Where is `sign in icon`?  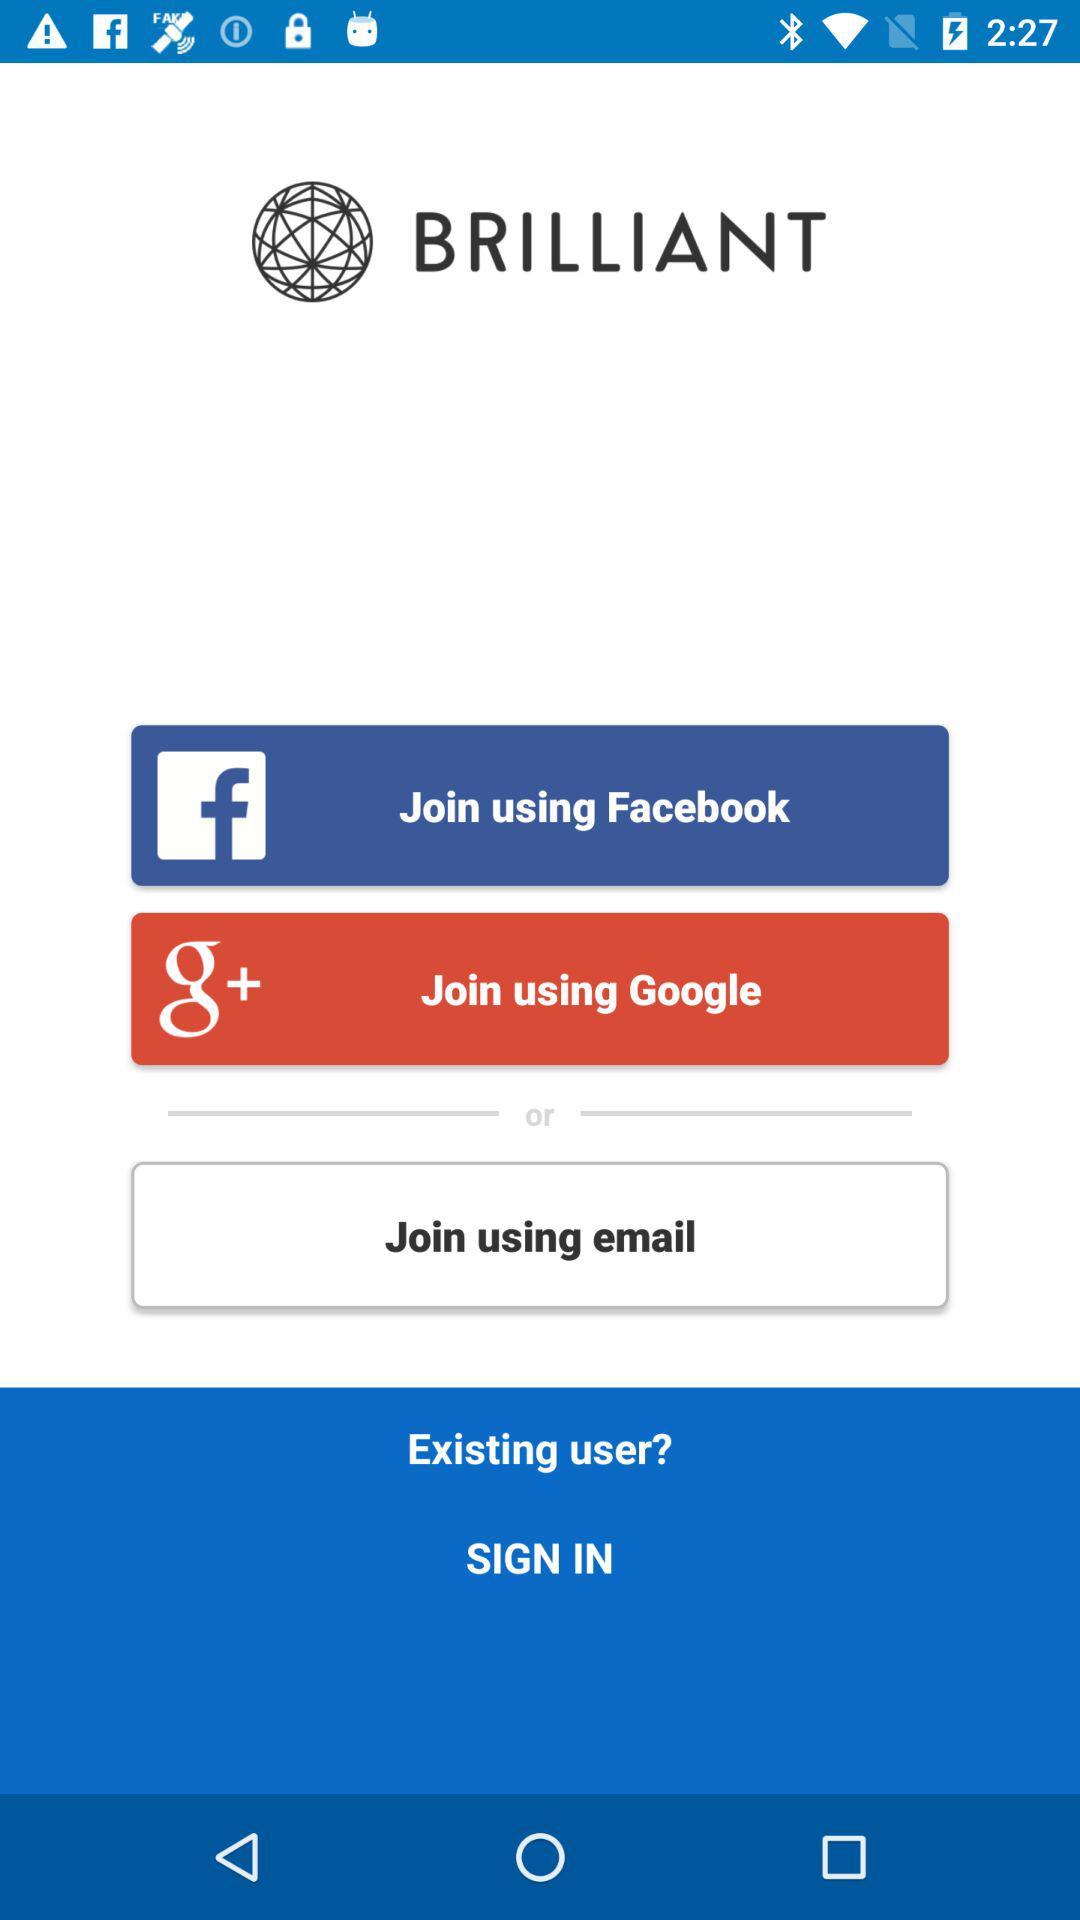 sign in icon is located at coordinates (540, 1555).